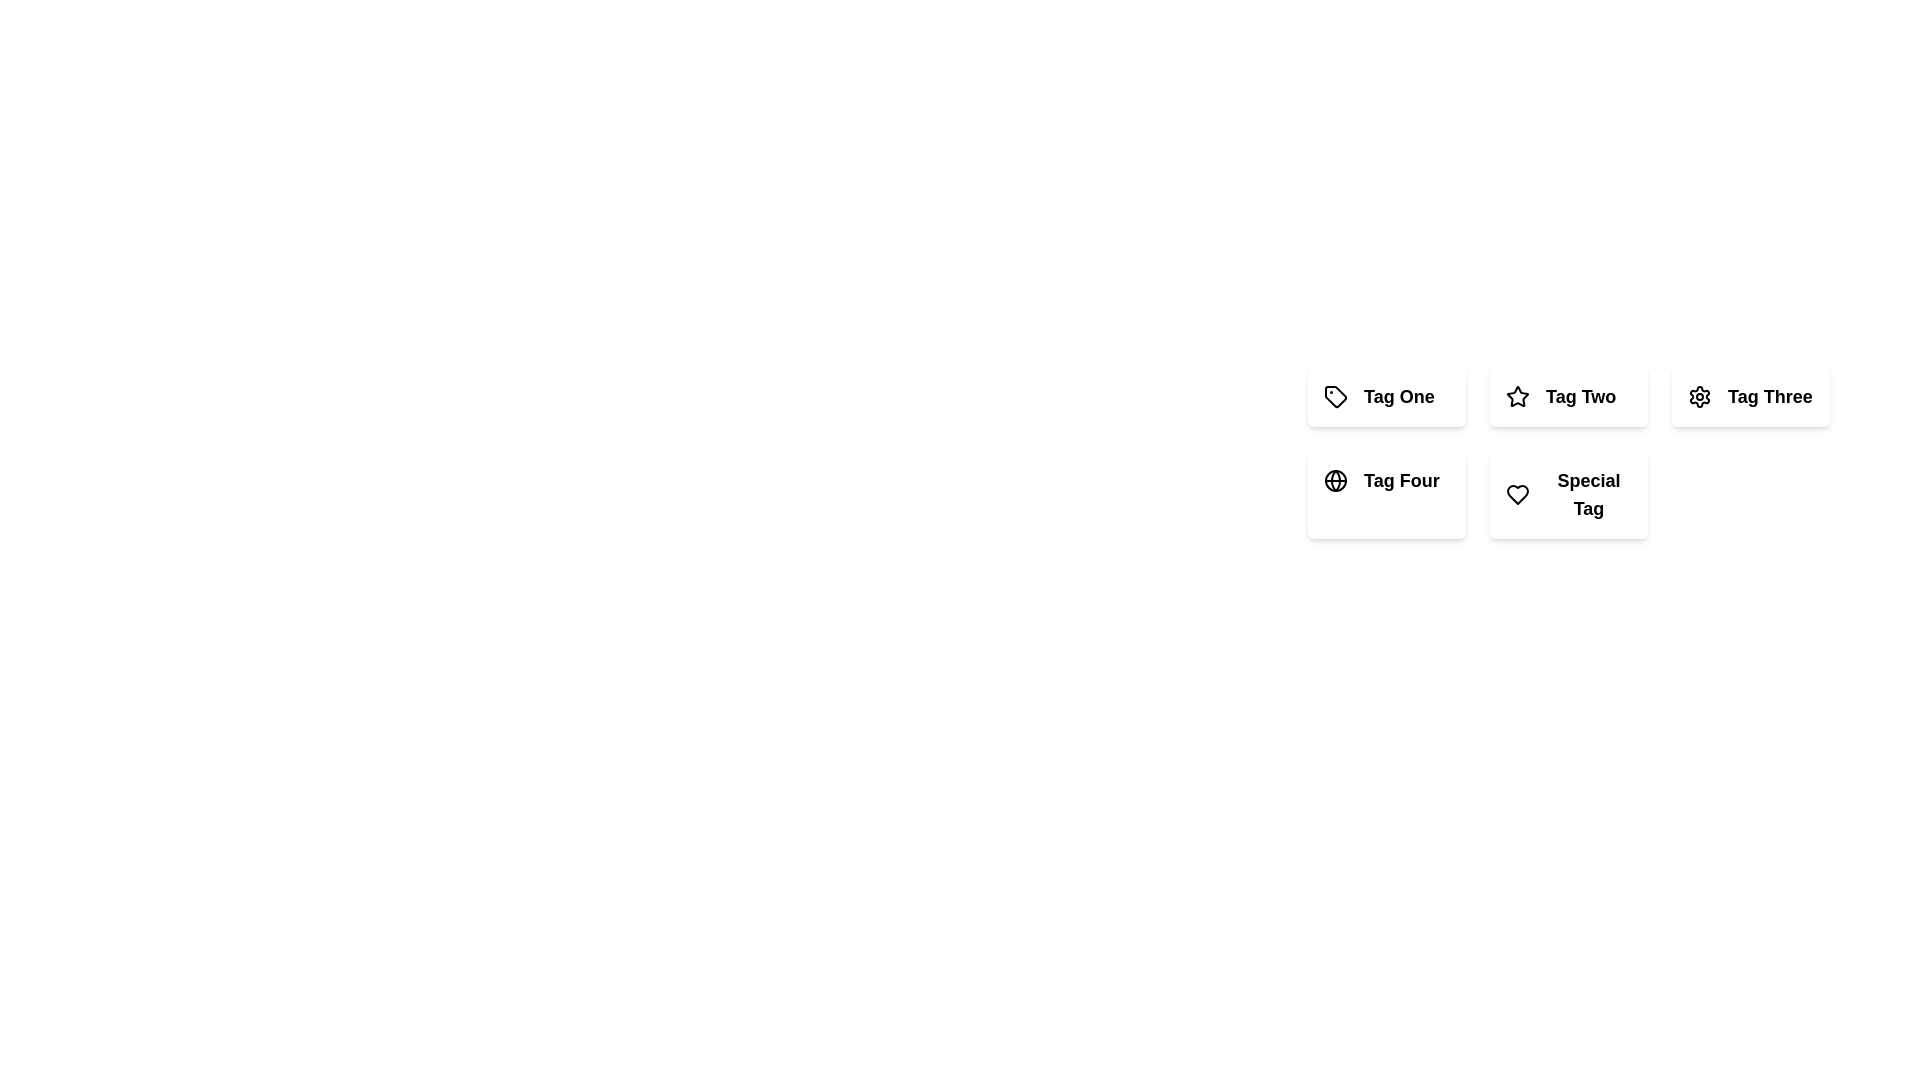 Image resolution: width=1920 pixels, height=1080 pixels. What do you see at coordinates (1386, 481) in the screenshot?
I see `the button labeled 'Tag Four' located in the bottom-left card of a 2x3 grid, which is the leftmost element in the second row` at bounding box center [1386, 481].